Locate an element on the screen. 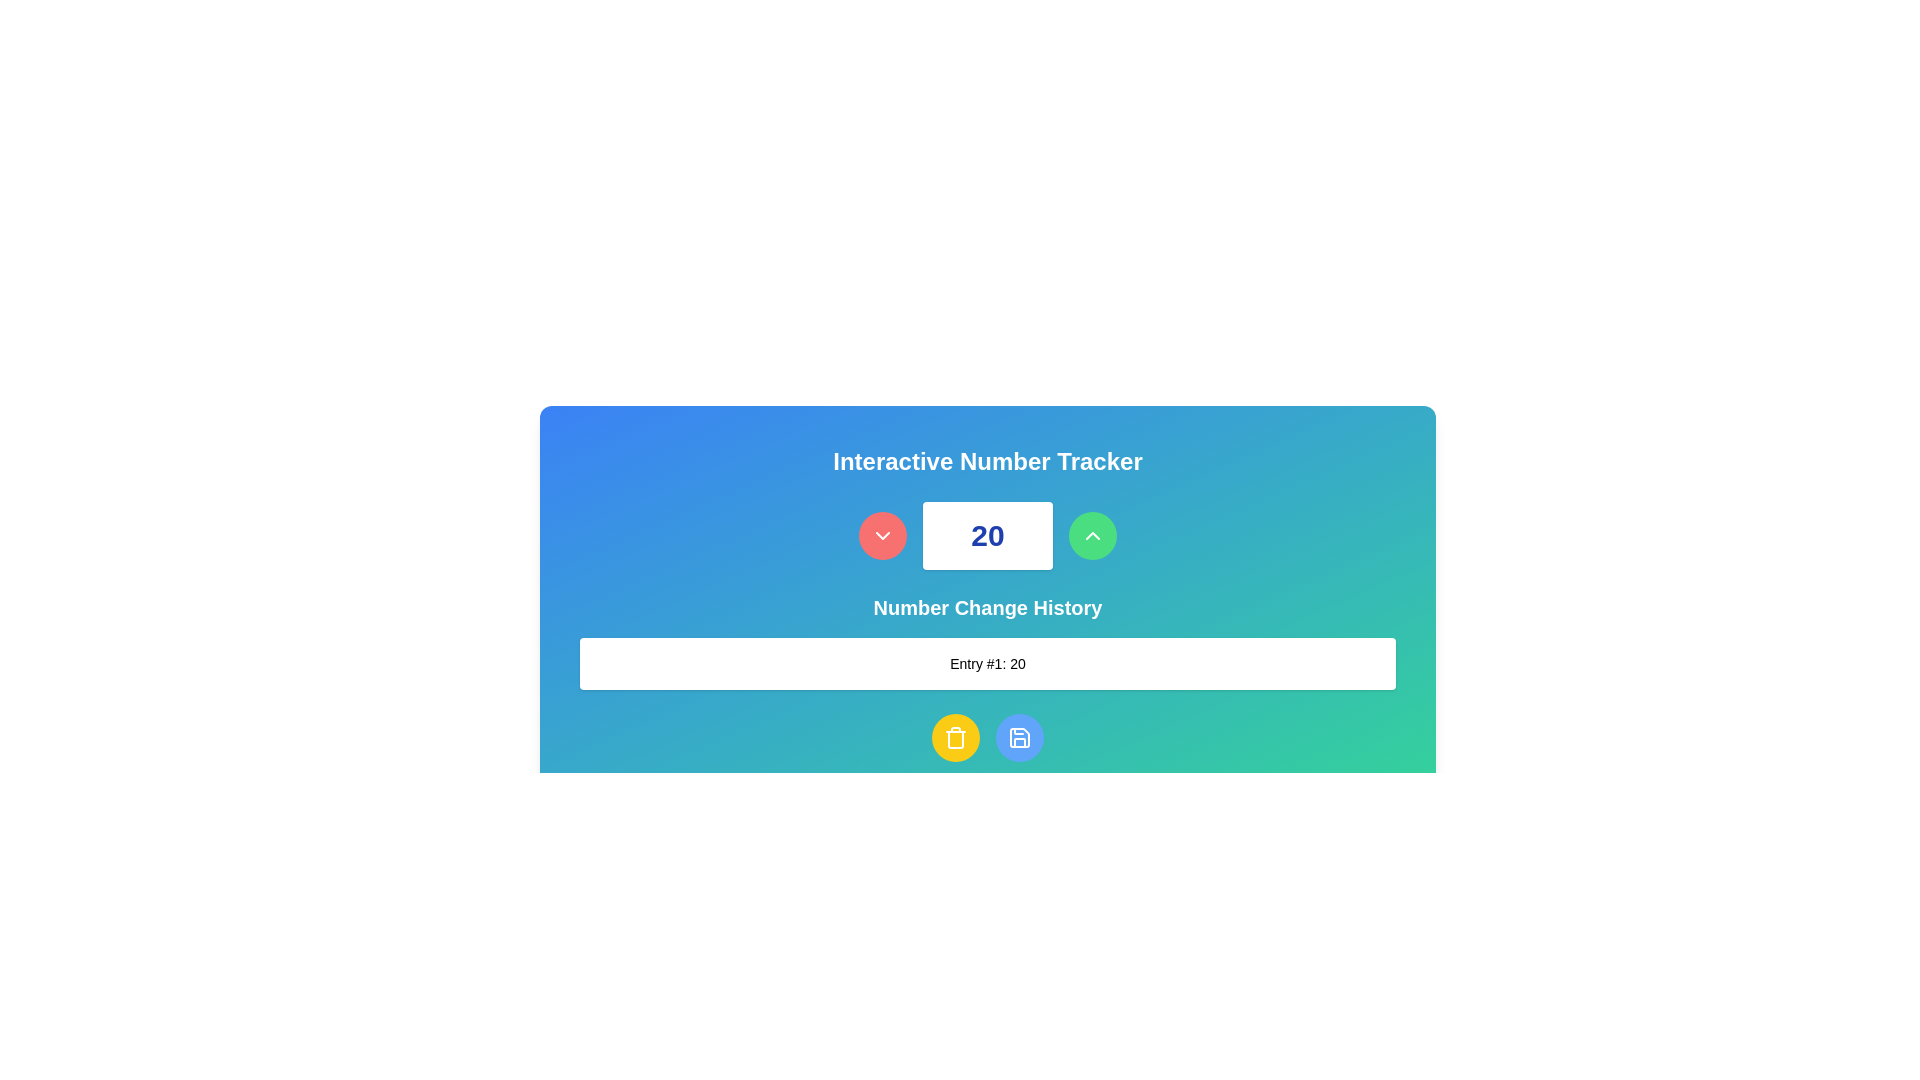 Image resolution: width=1920 pixels, height=1080 pixels. the icon contained within the red circular button to the left of the central numeric input field is located at coordinates (882, 535).